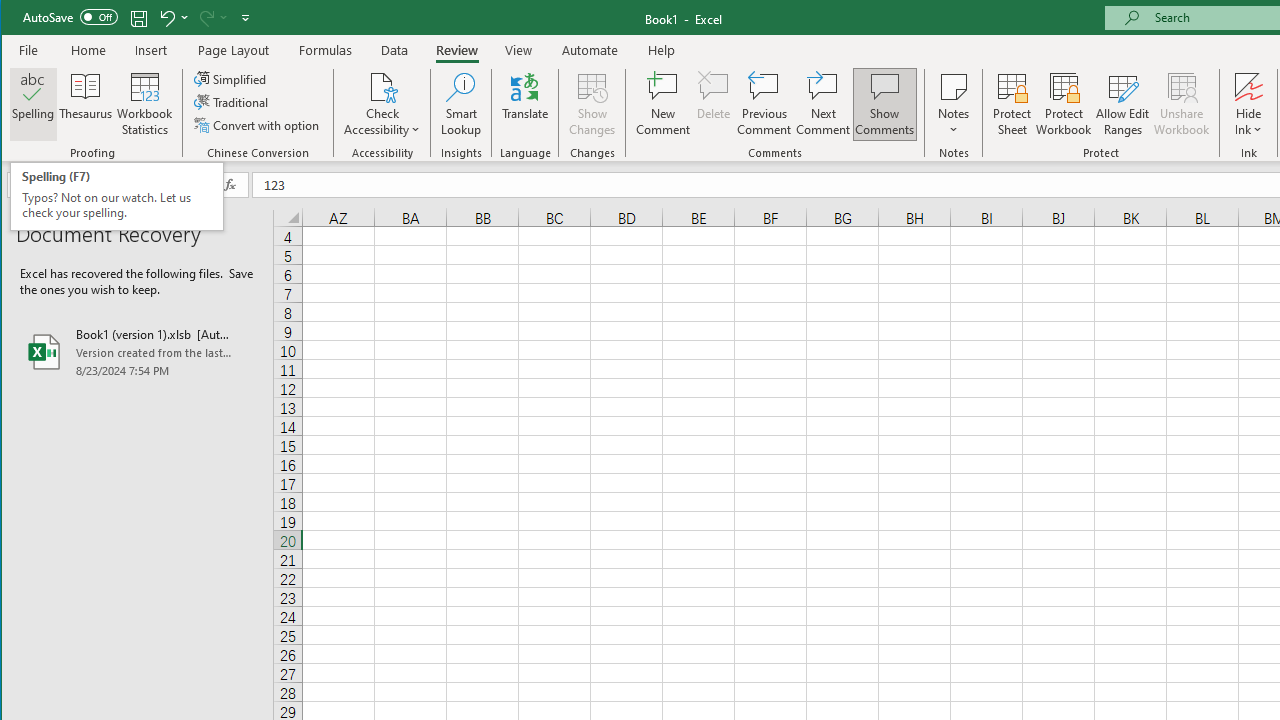 The width and height of the screenshot is (1280, 720). What do you see at coordinates (257, 125) in the screenshot?
I see `'Convert with option'` at bounding box center [257, 125].